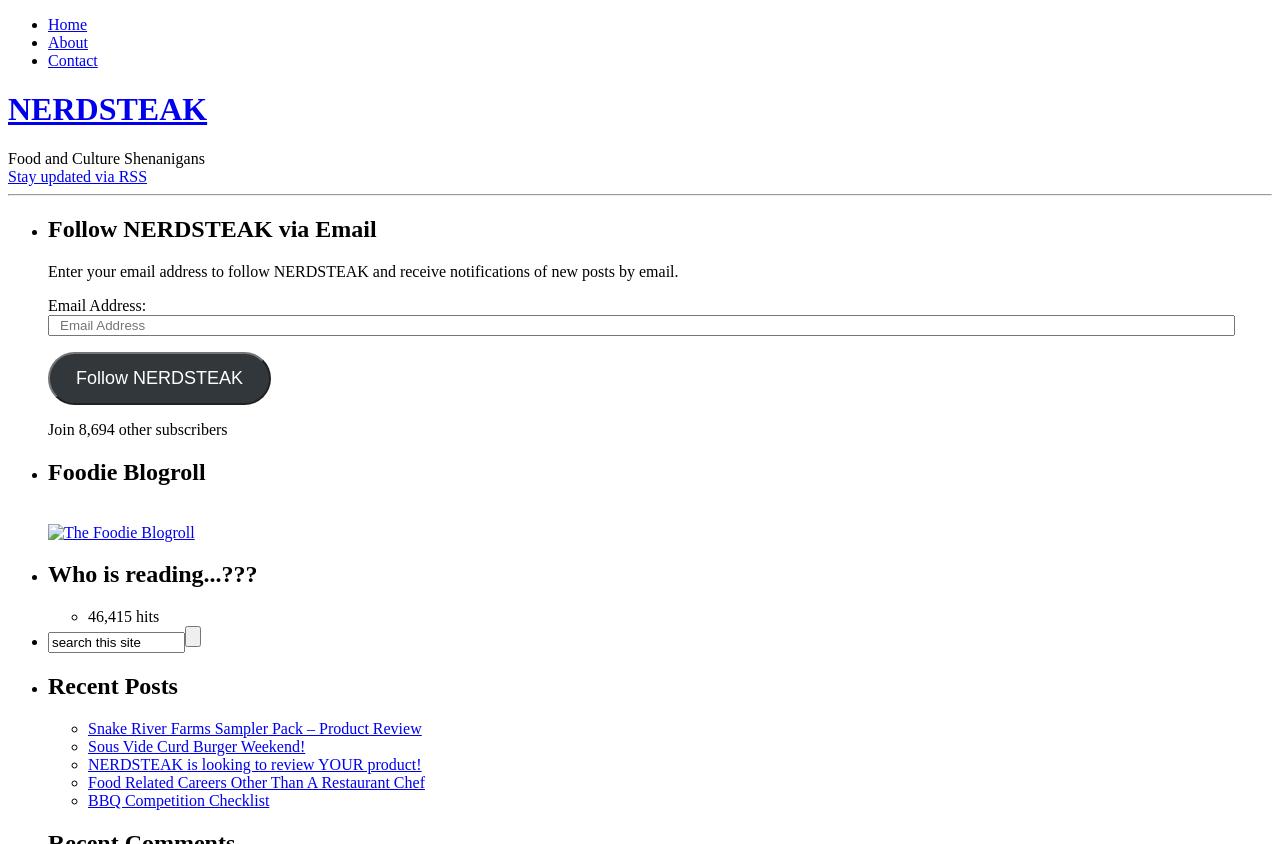 Image resolution: width=1280 pixels, height=844 pixels. I want to click on 'Follow NERDSTEAK', so click(157, 377).